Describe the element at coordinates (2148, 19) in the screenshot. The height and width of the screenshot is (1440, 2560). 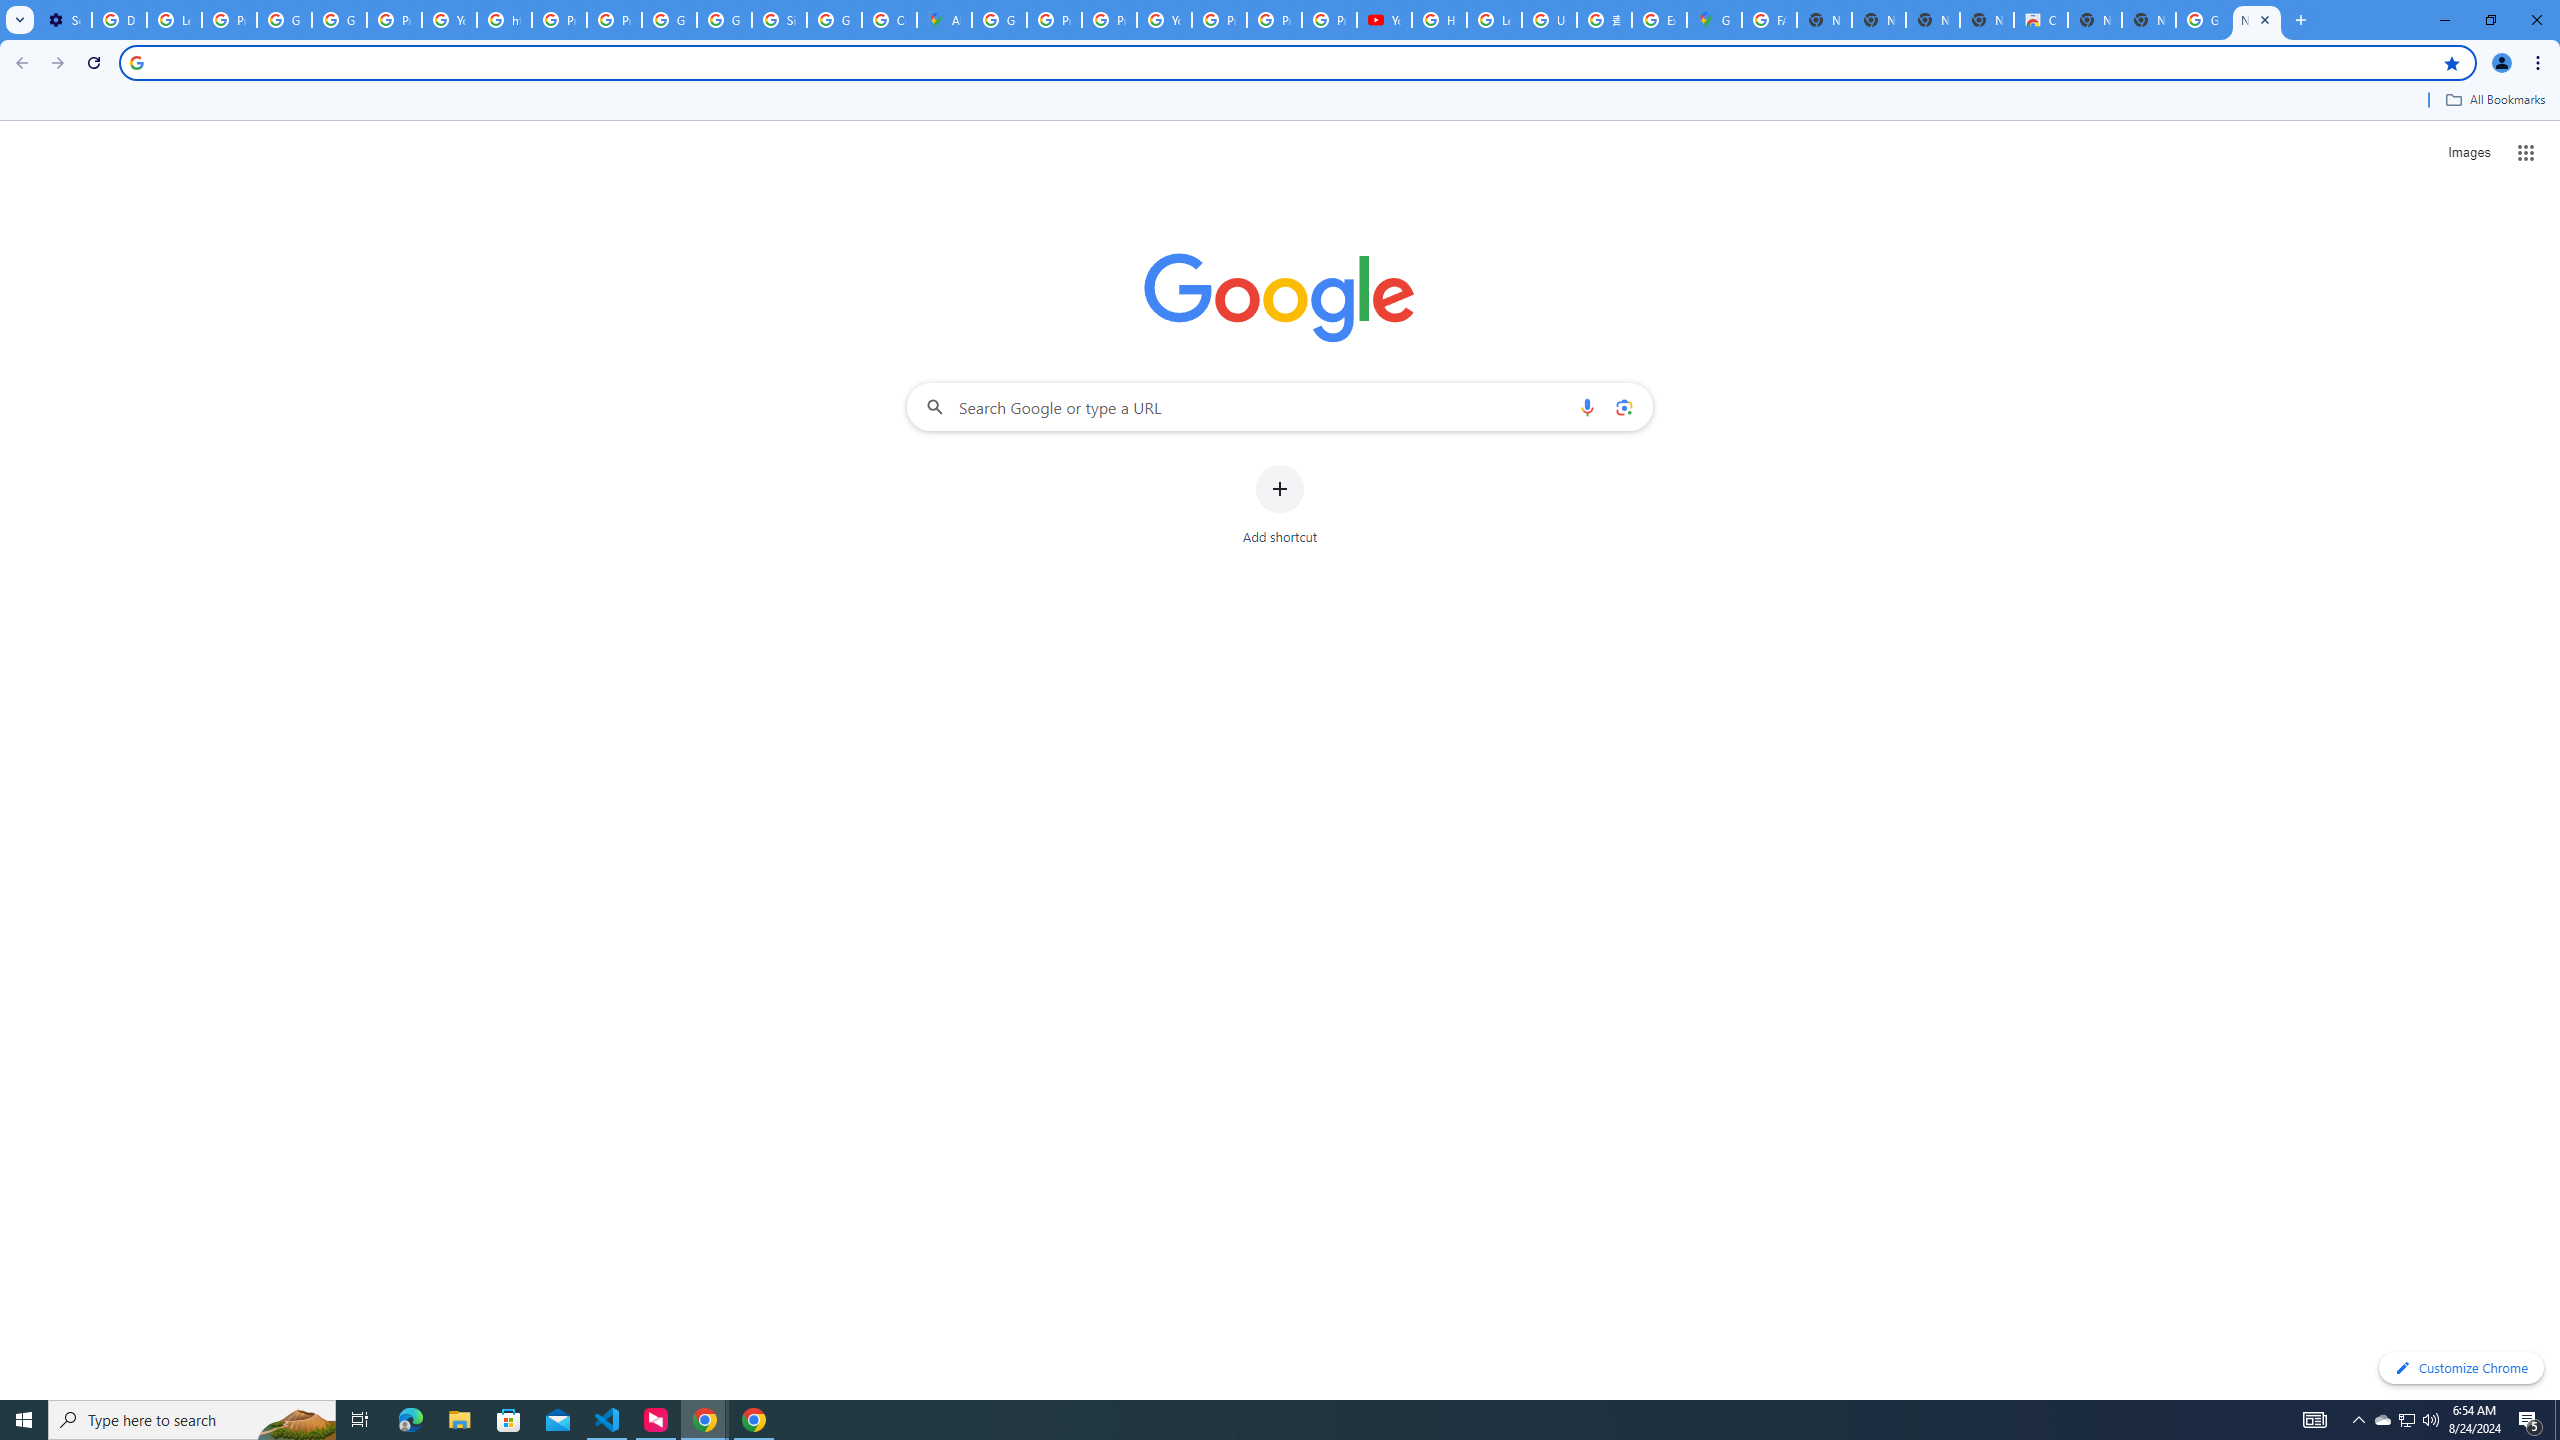
I see `'New Tab'` at that location.